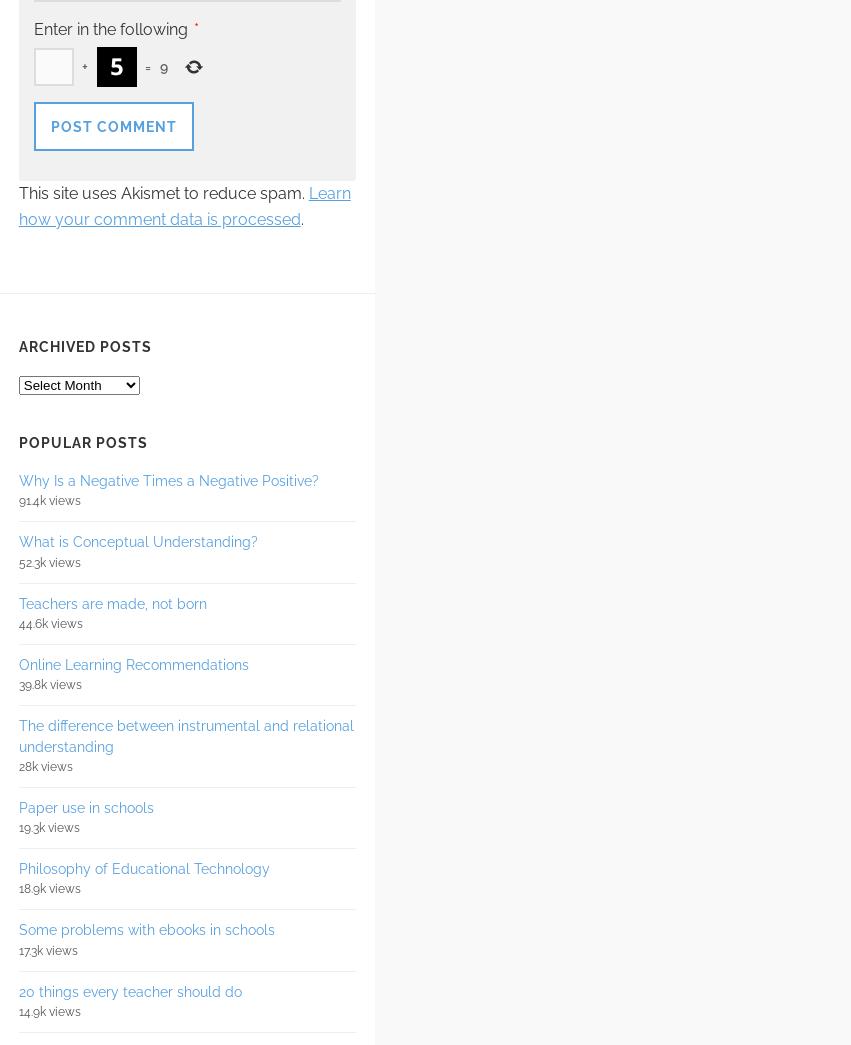 The width and height of the screenshot is (851, 1045). I want to click on 'Archived posts', so click(83, 347).